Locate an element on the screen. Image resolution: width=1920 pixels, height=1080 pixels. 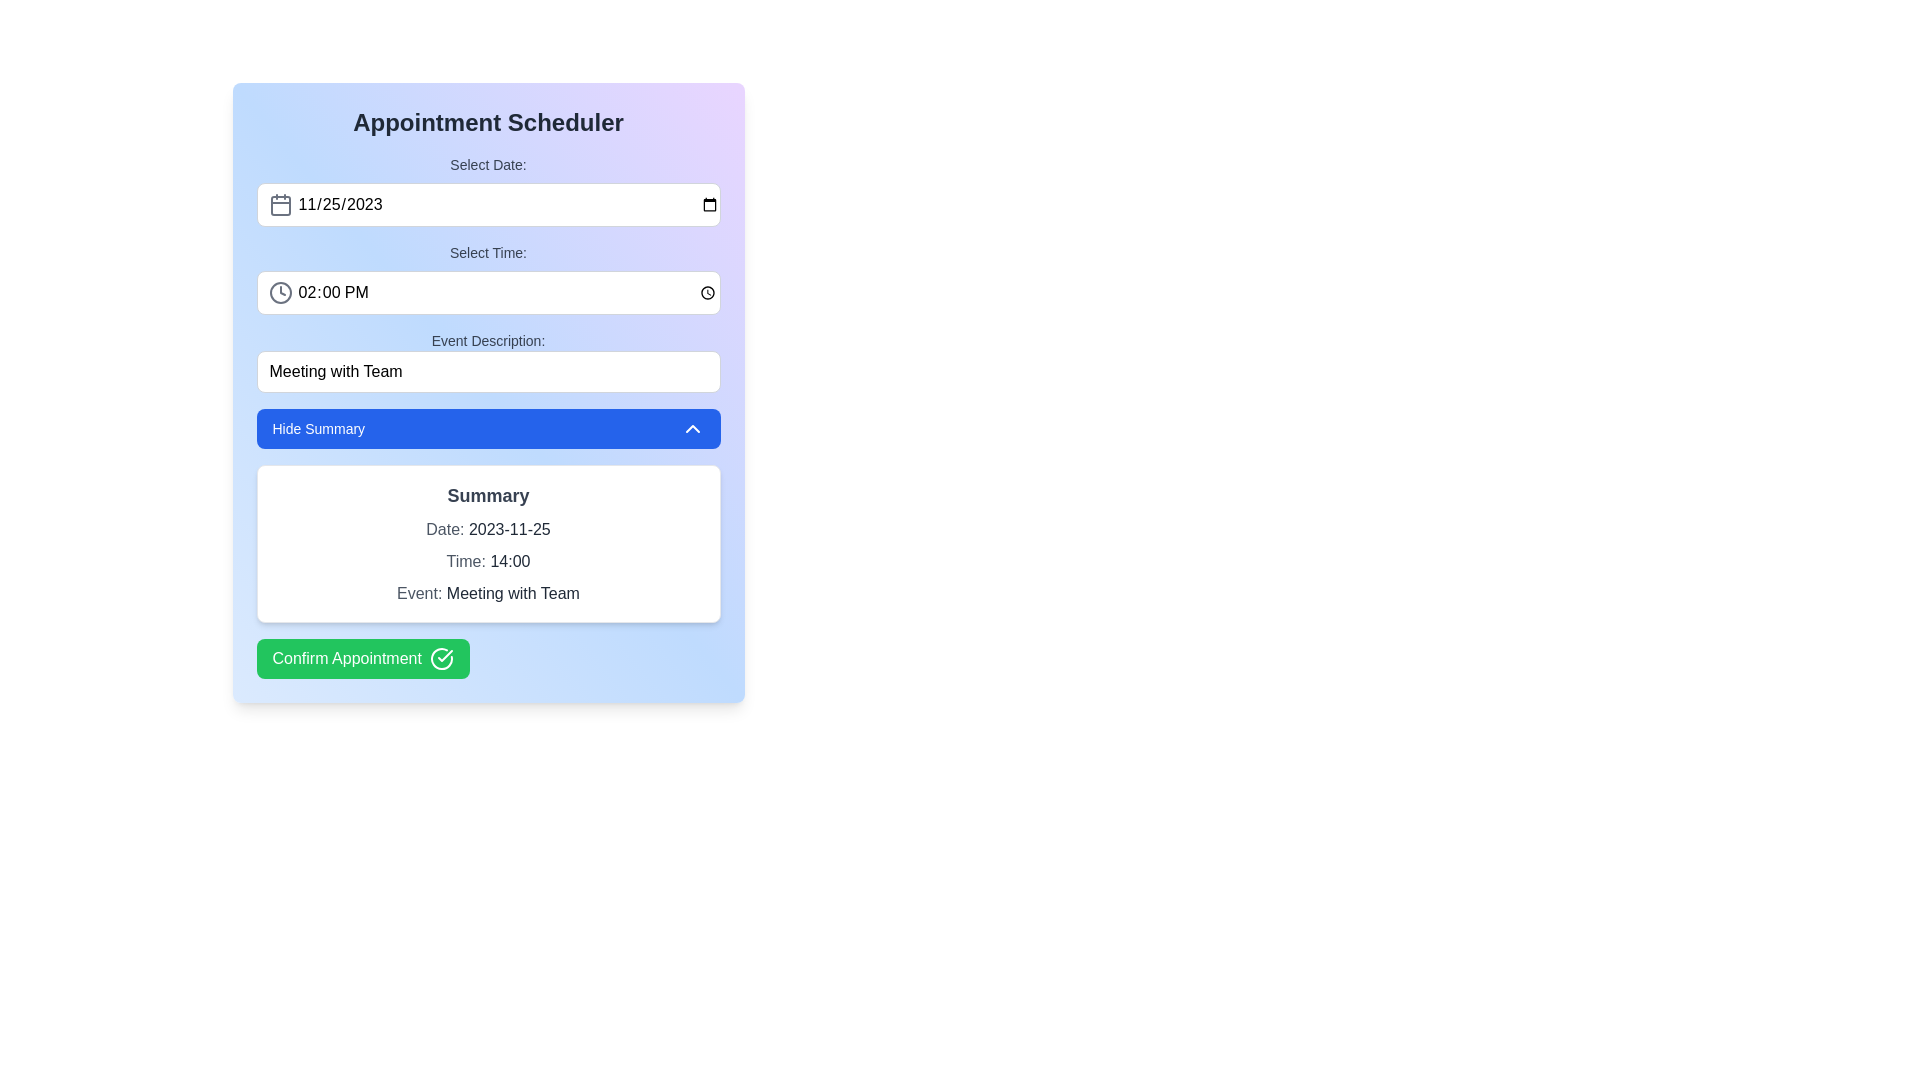
the informational Text label that displays the time of a scheduled event, located within the summary box, following the date text and preceding the event text is located at coordinates (488, 562).